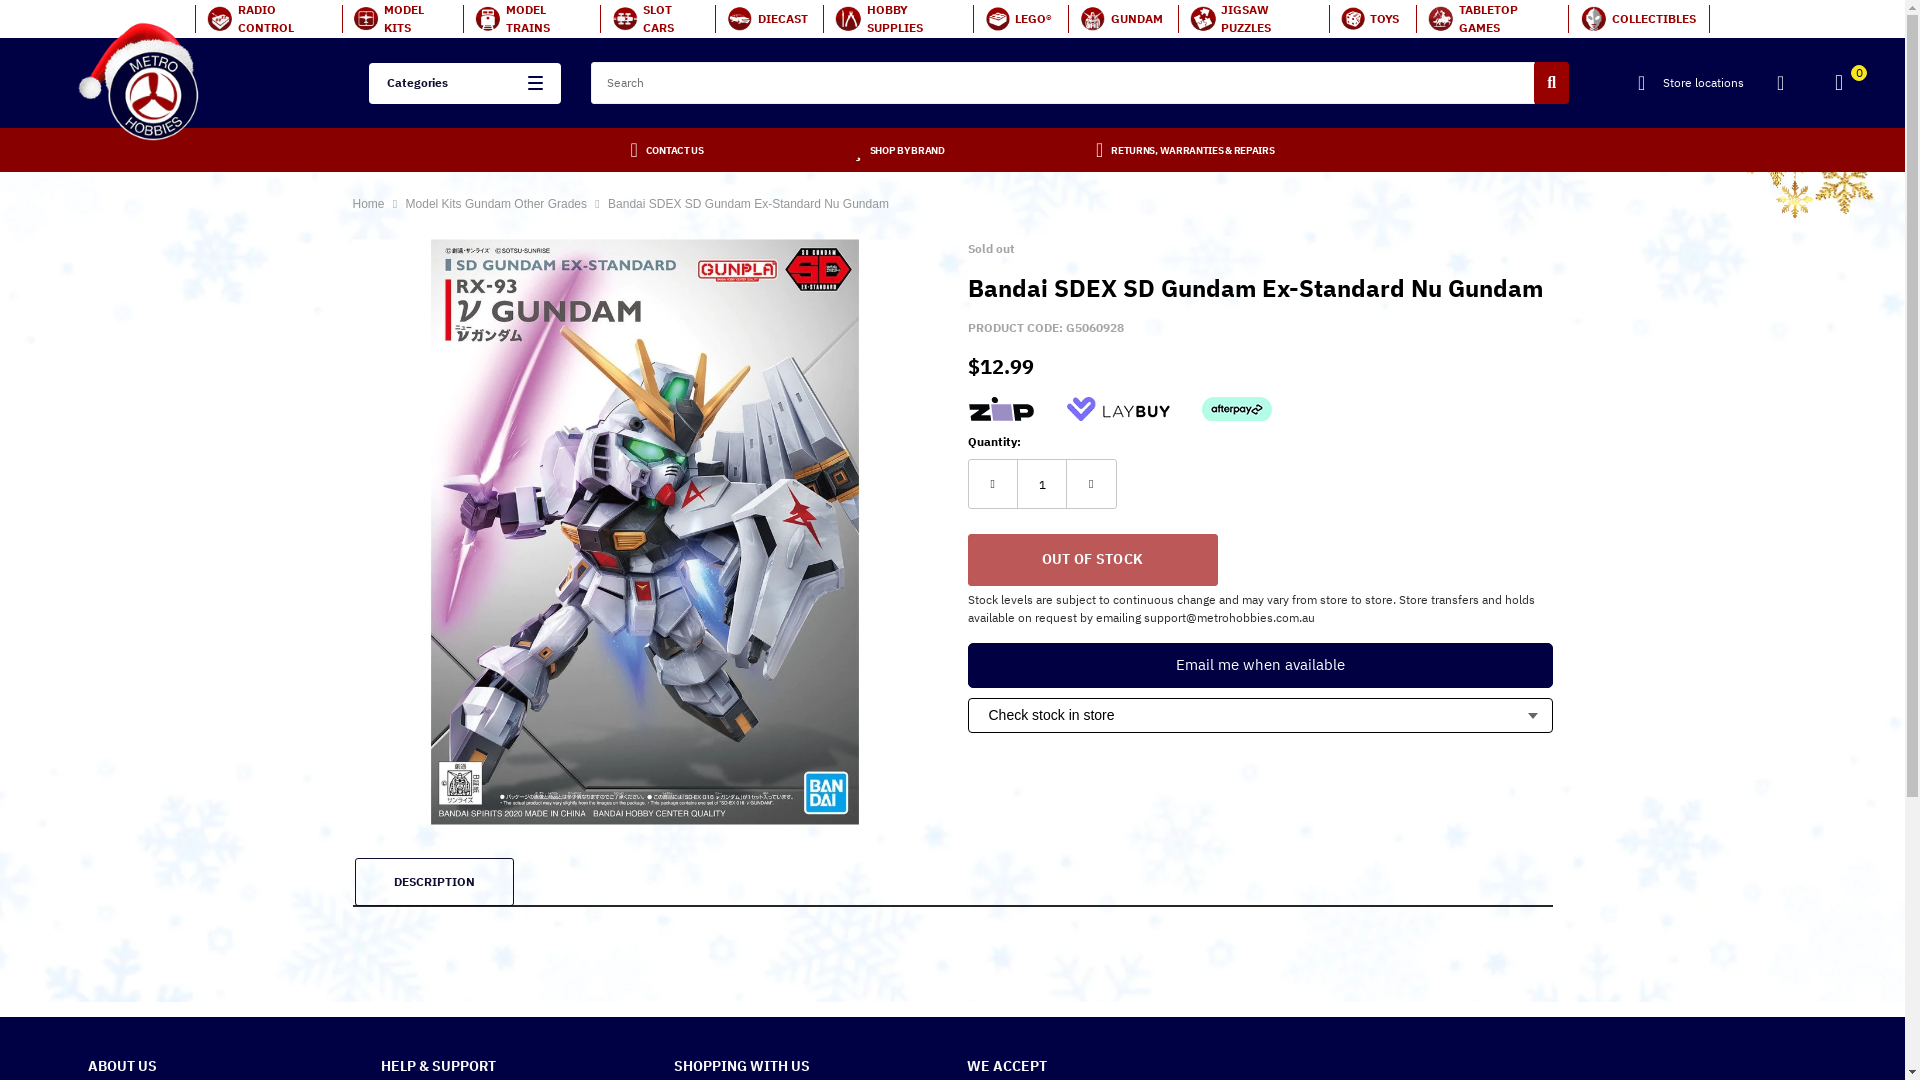 The image size is (1920, 1080). I want to click on 'Out Of Stock', so click(1092, 559).